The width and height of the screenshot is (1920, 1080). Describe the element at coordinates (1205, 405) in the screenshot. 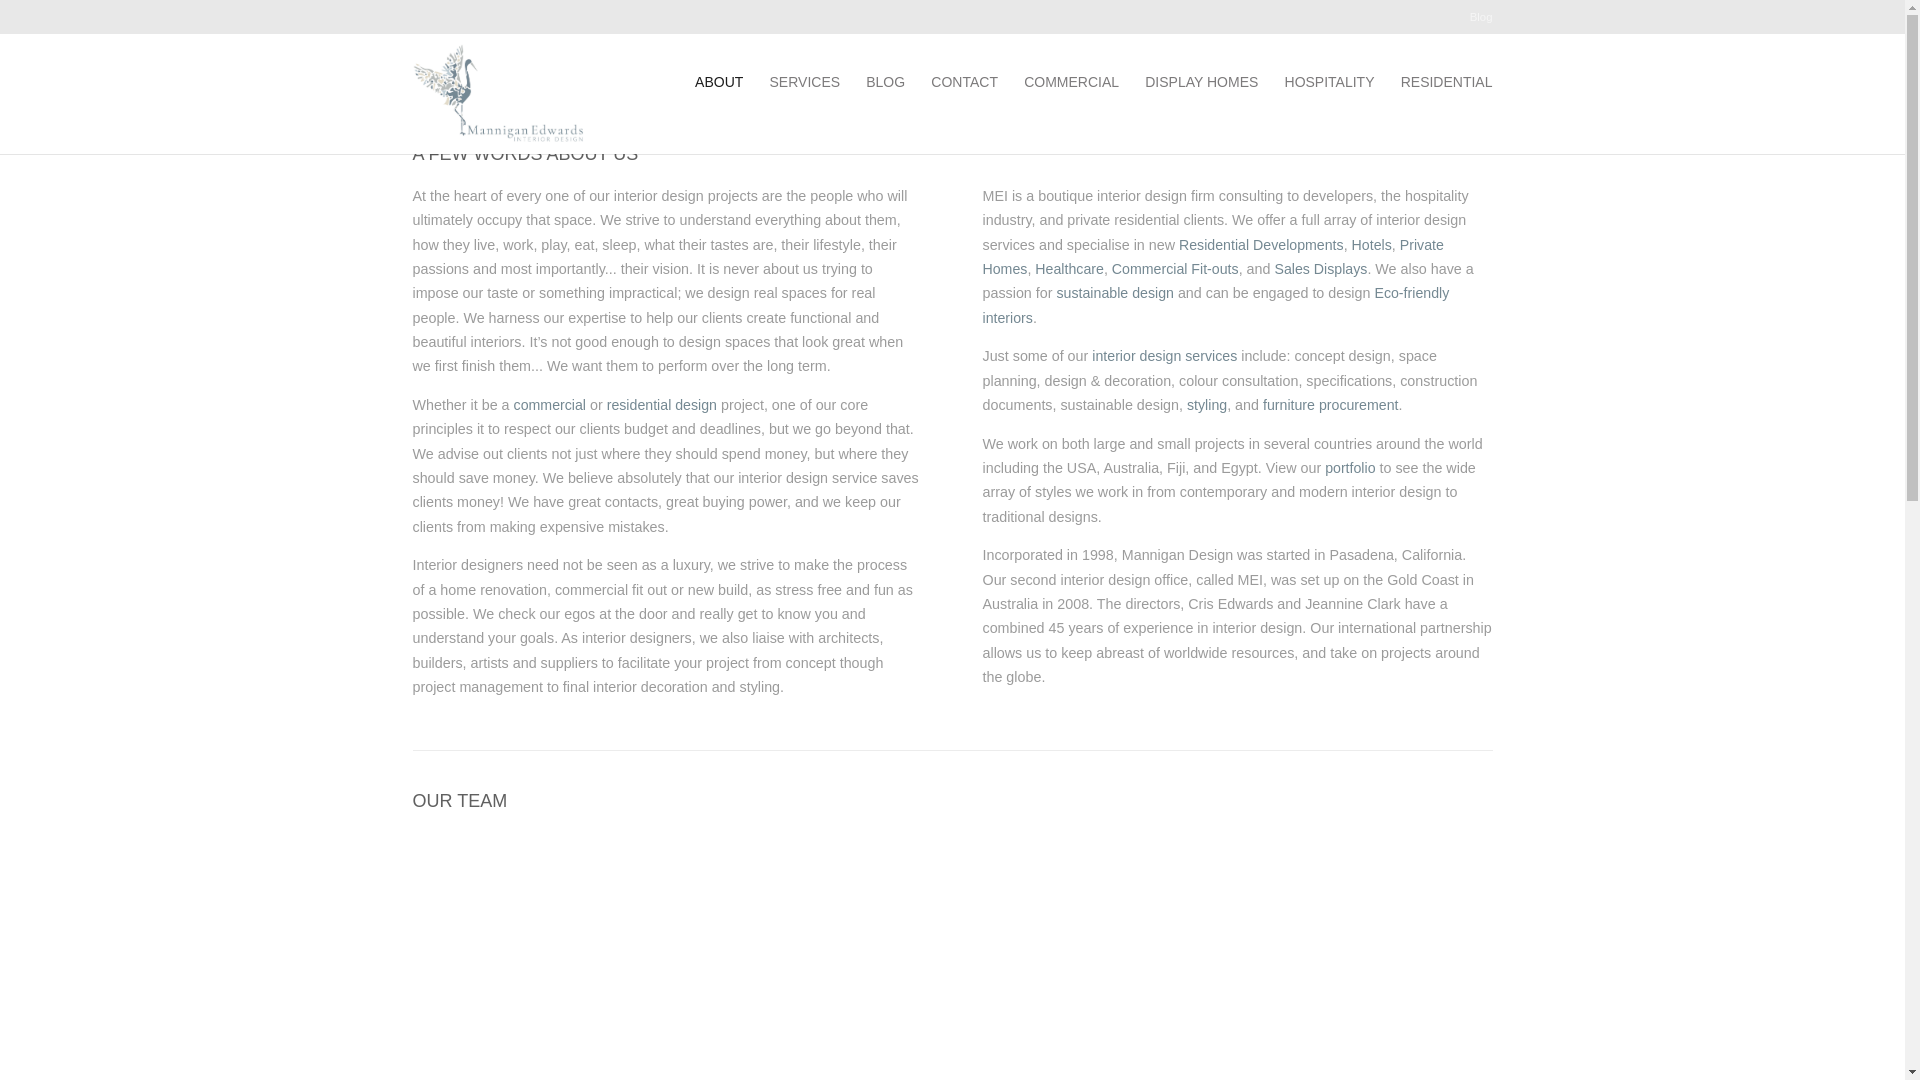

I see `'styling'` at that location.